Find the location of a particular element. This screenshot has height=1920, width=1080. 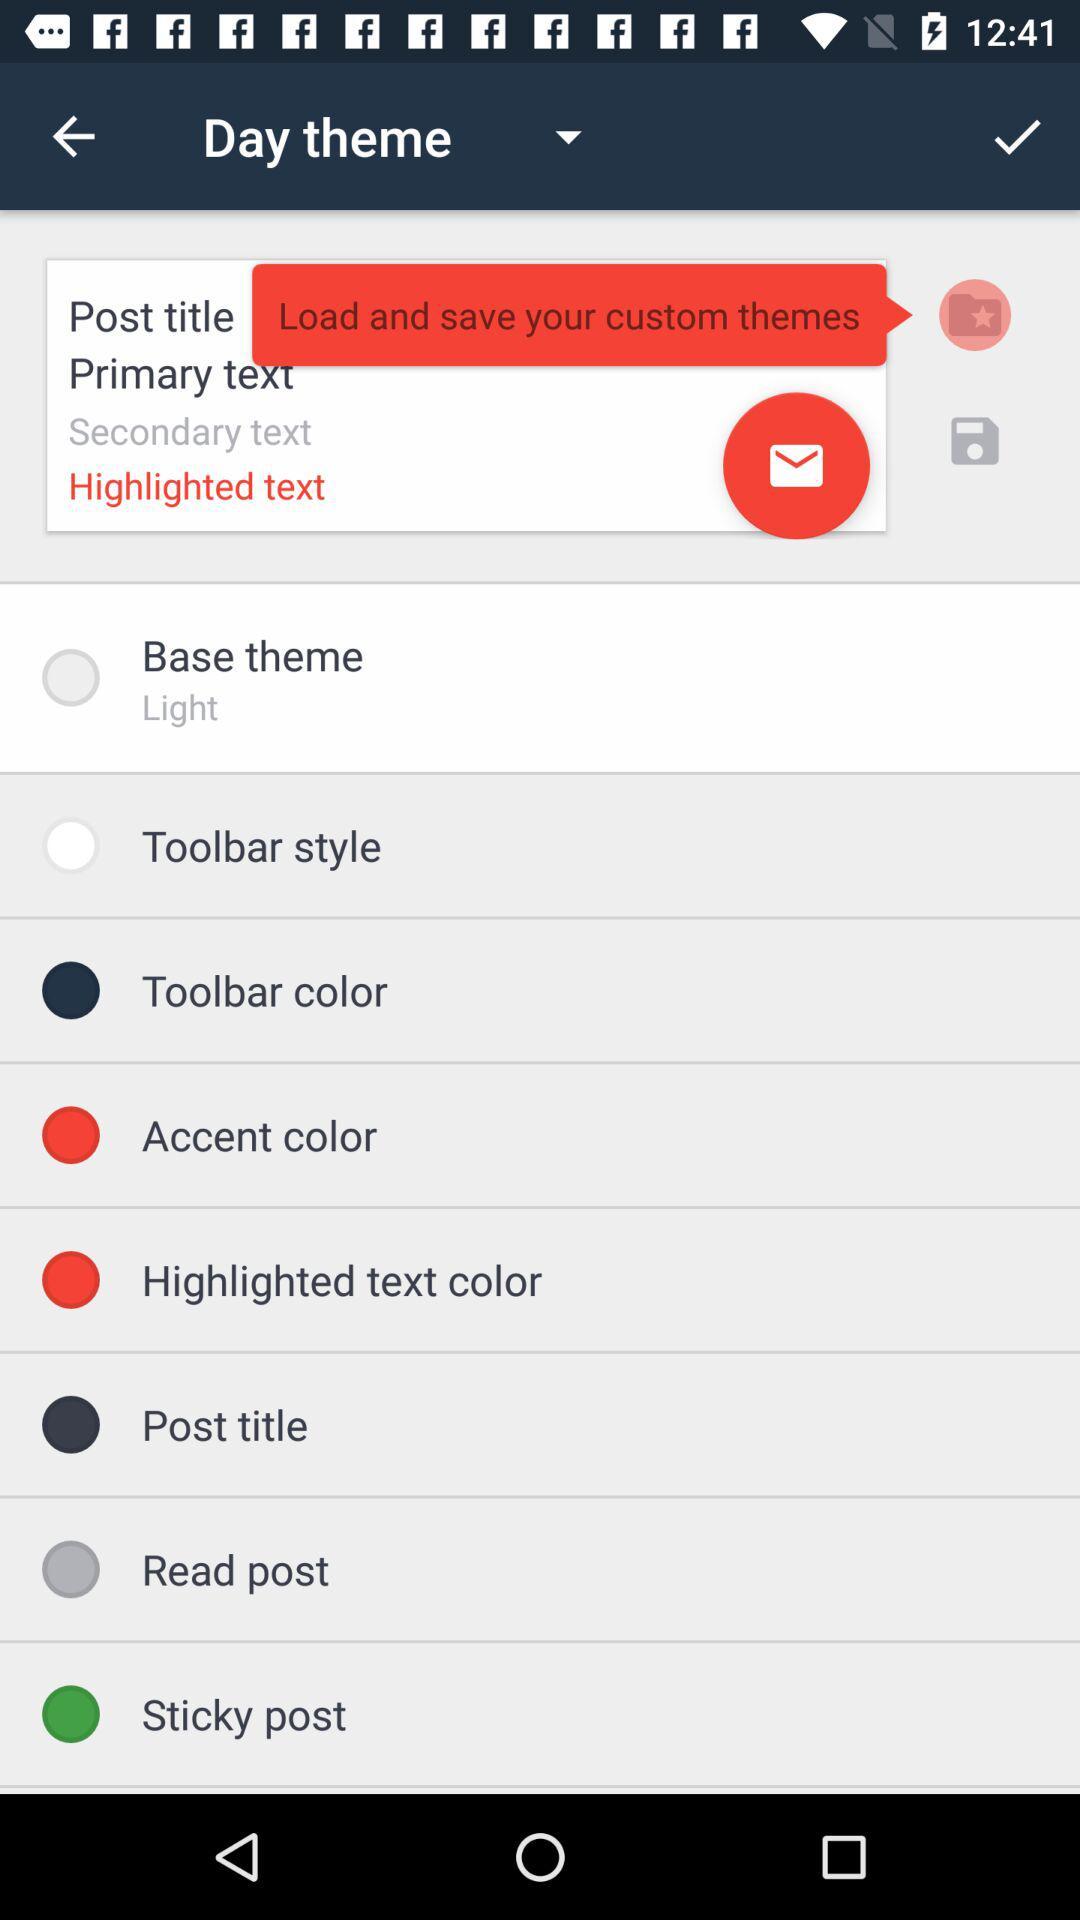

the email icon is located at coordinates (795, 464).